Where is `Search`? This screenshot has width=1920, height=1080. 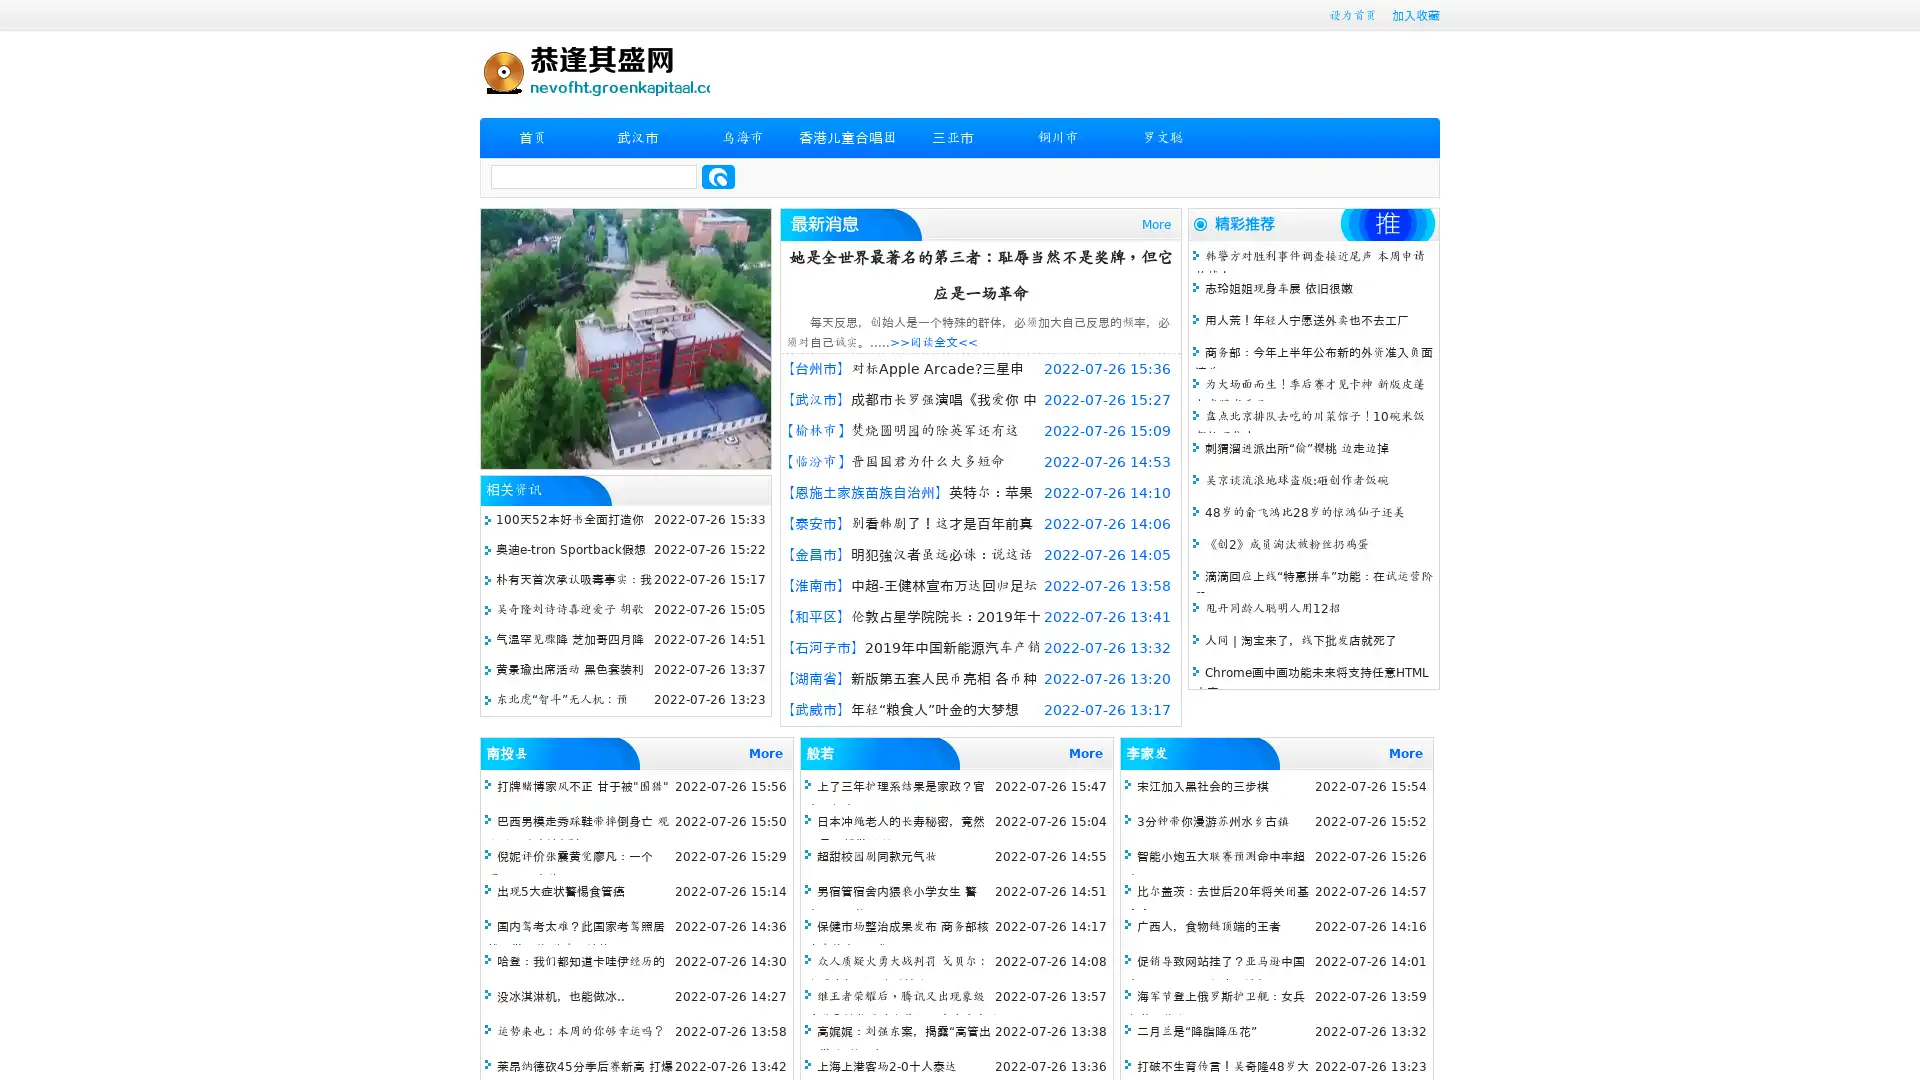 Search is located at coordinates (718, 176).